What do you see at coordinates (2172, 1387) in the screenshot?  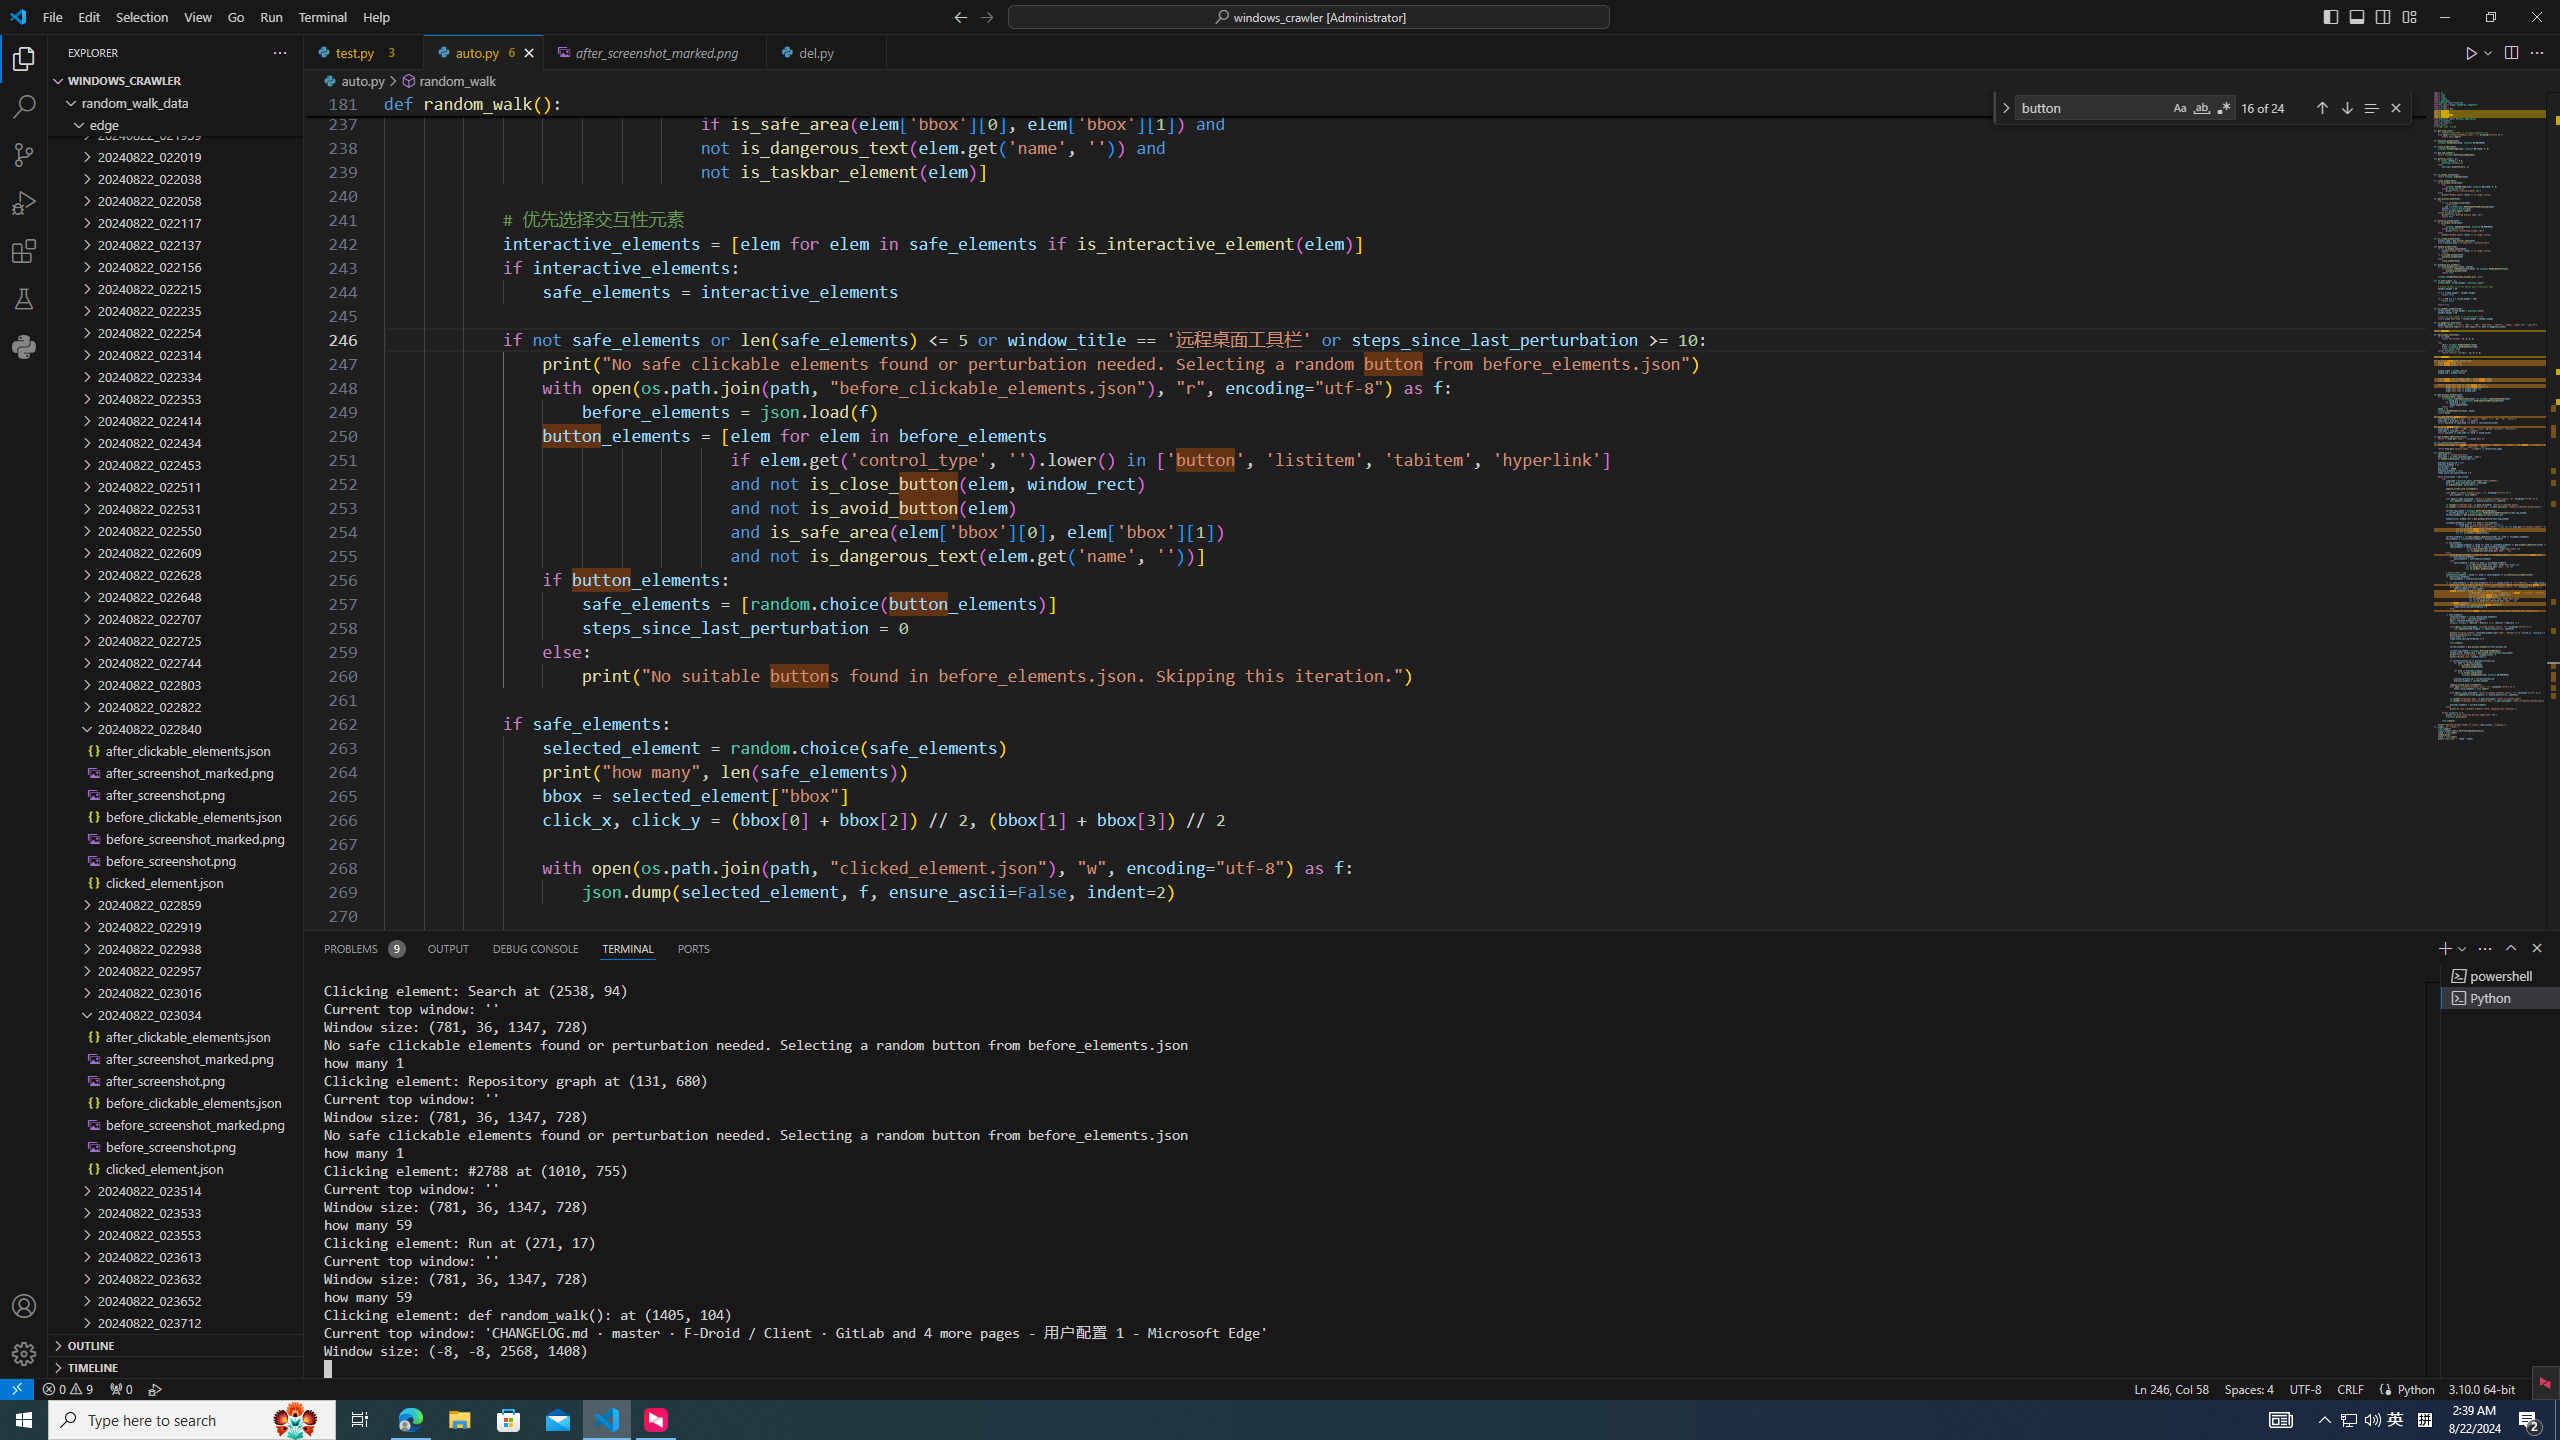 I see `'Ln 246, Col 58'` at bounding box center [2172, 1387].